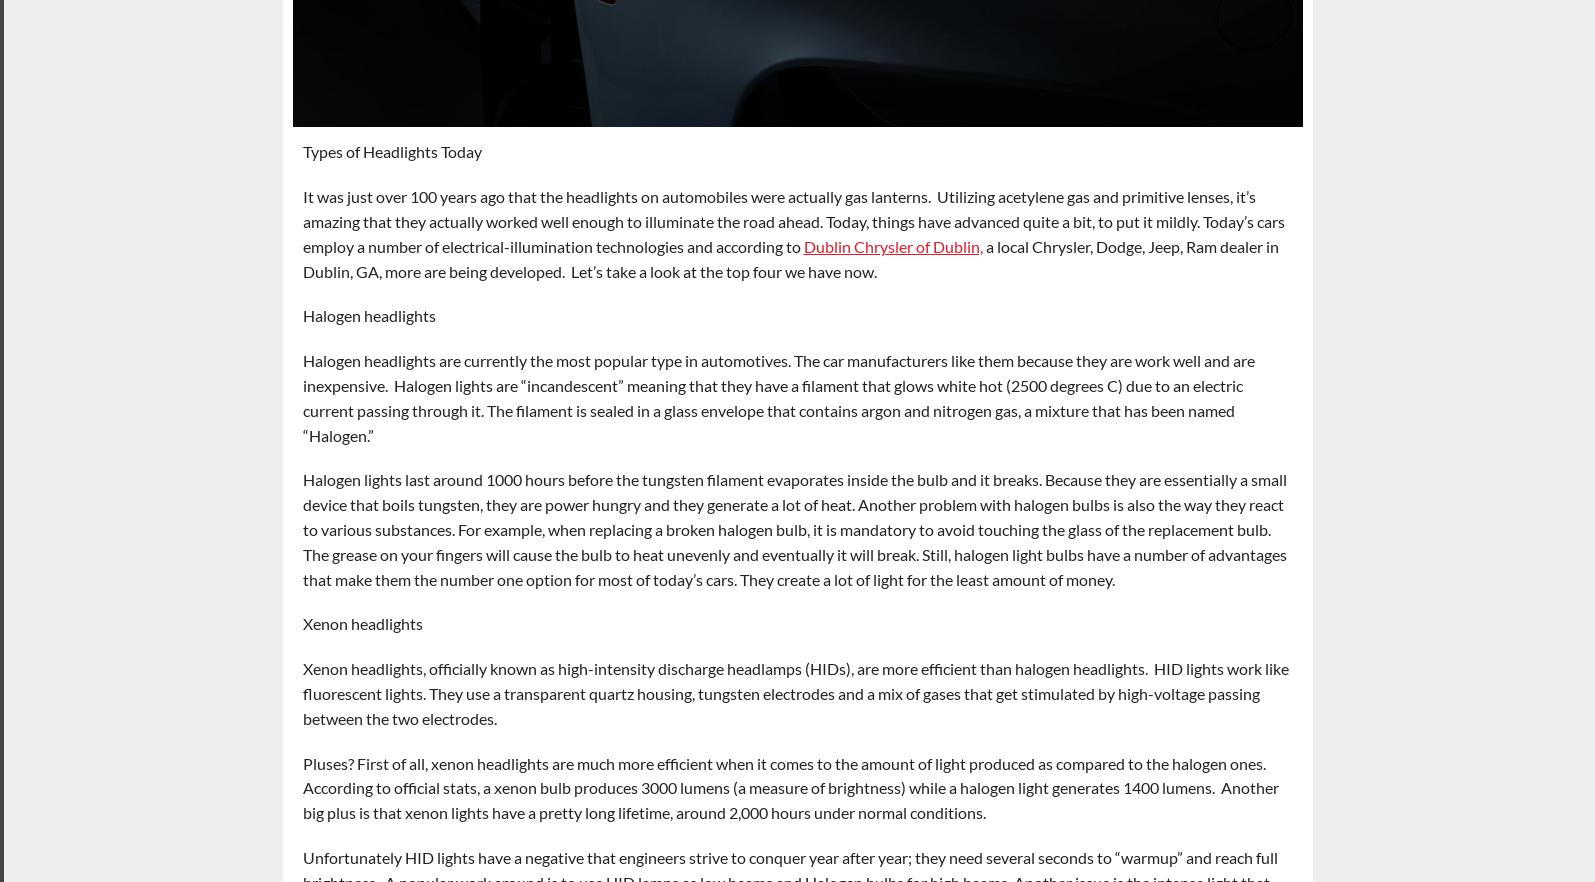 This screenshot has height=882, width=1595. What do you see at coordinates (793, 220) in the screenshot?
I see `'It was just over 100 years ago that the headlights on automobiles were actually gas lanterns.  Utilizing acetylene gas and primitive lenses, it’s amazing that they actually worked well enough to illuminate the road ahead. Today, things have advanced quite a bit, to put it mildly. Today’s cars employ a number of electrical-illumination technologies and according to'` at bounding box center [793, 220].